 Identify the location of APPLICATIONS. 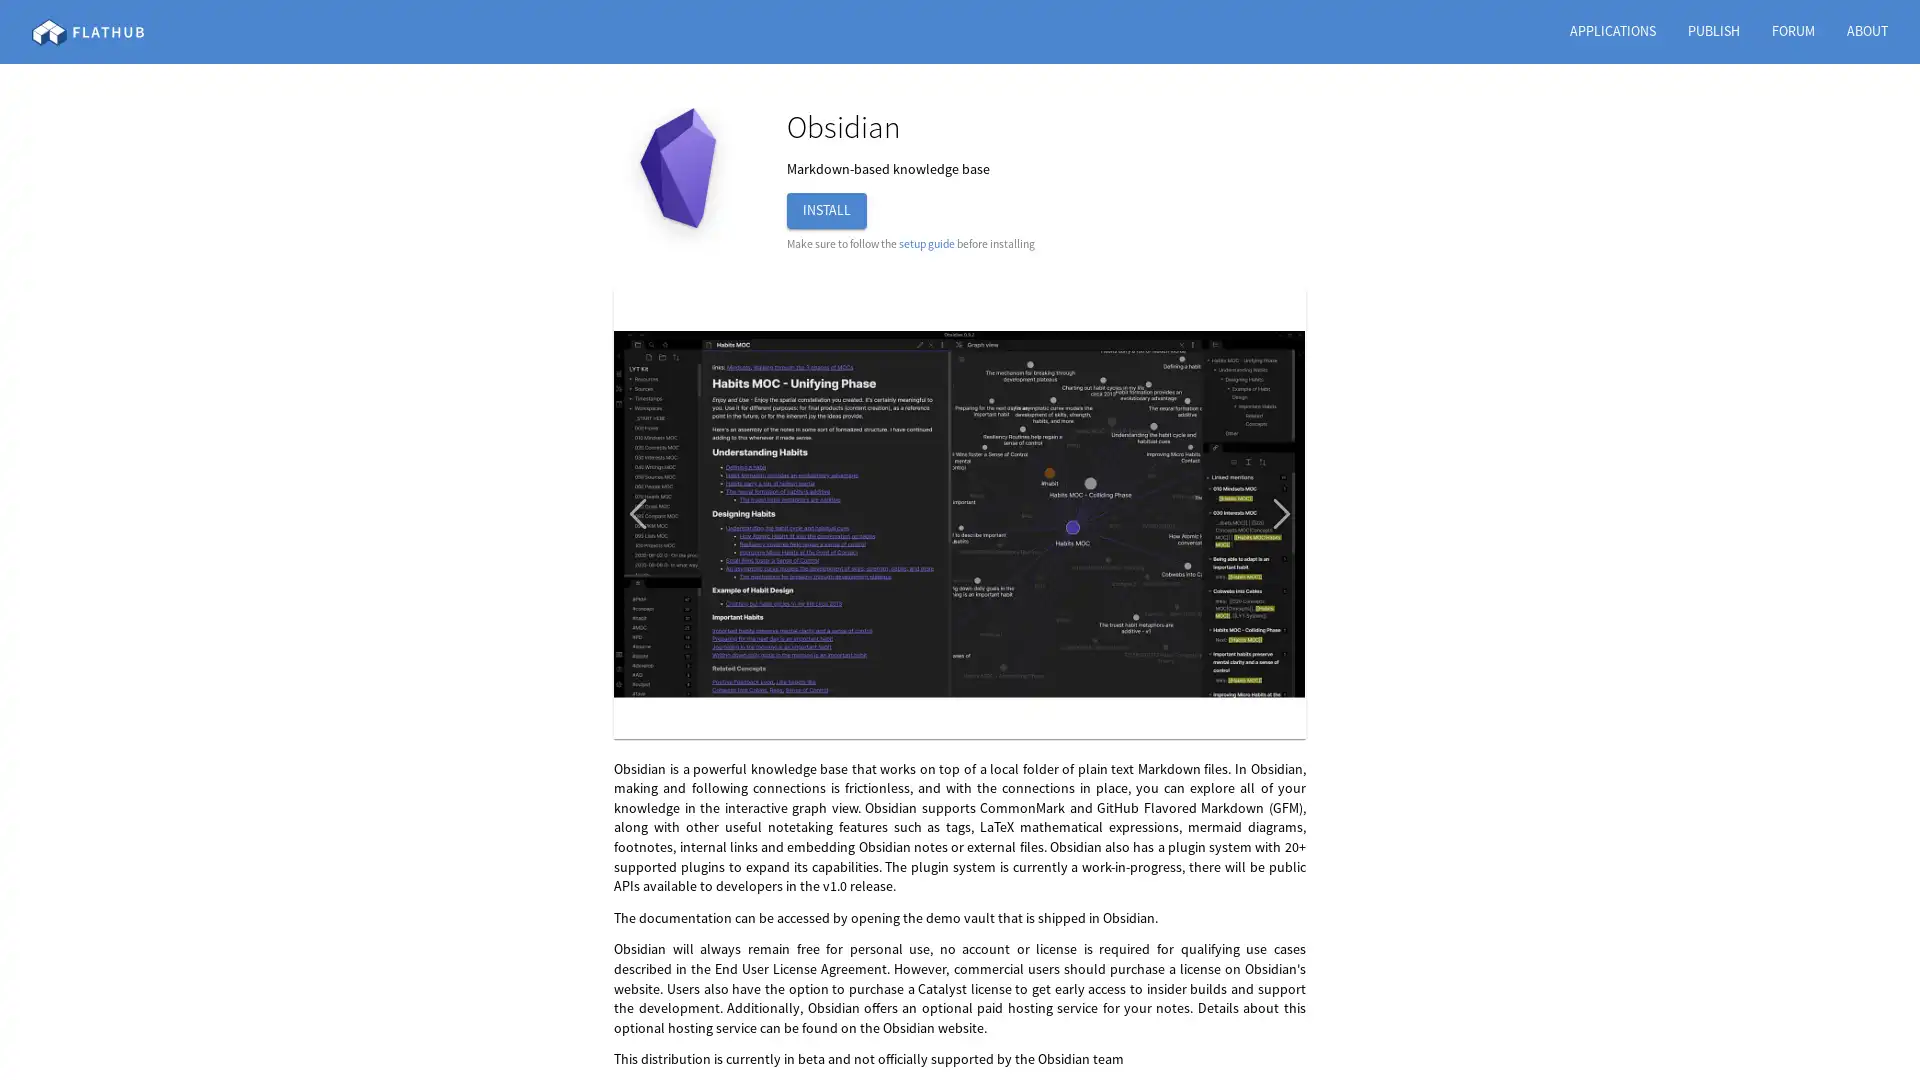
(1612, 31).